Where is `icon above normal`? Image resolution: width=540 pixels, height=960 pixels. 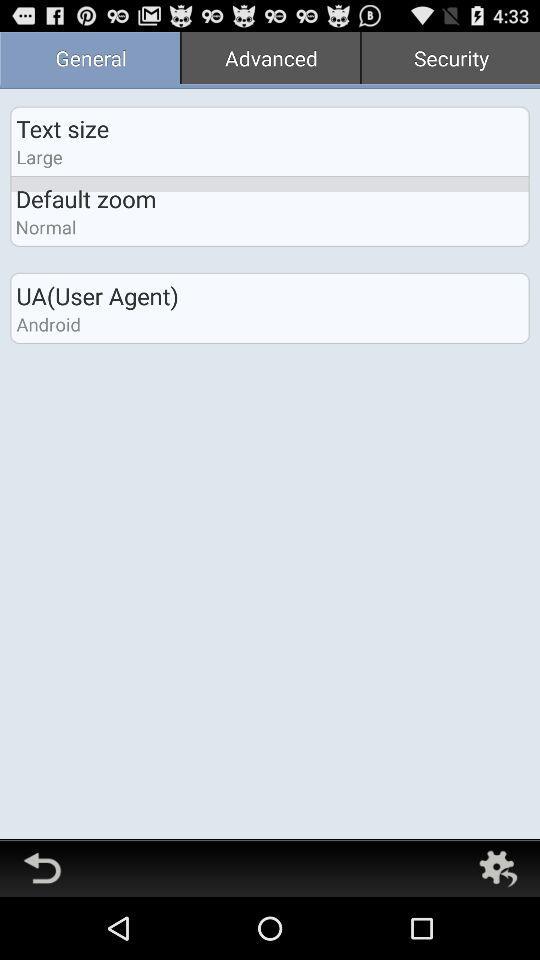 icon above normal is located at coordinates (85, 198).